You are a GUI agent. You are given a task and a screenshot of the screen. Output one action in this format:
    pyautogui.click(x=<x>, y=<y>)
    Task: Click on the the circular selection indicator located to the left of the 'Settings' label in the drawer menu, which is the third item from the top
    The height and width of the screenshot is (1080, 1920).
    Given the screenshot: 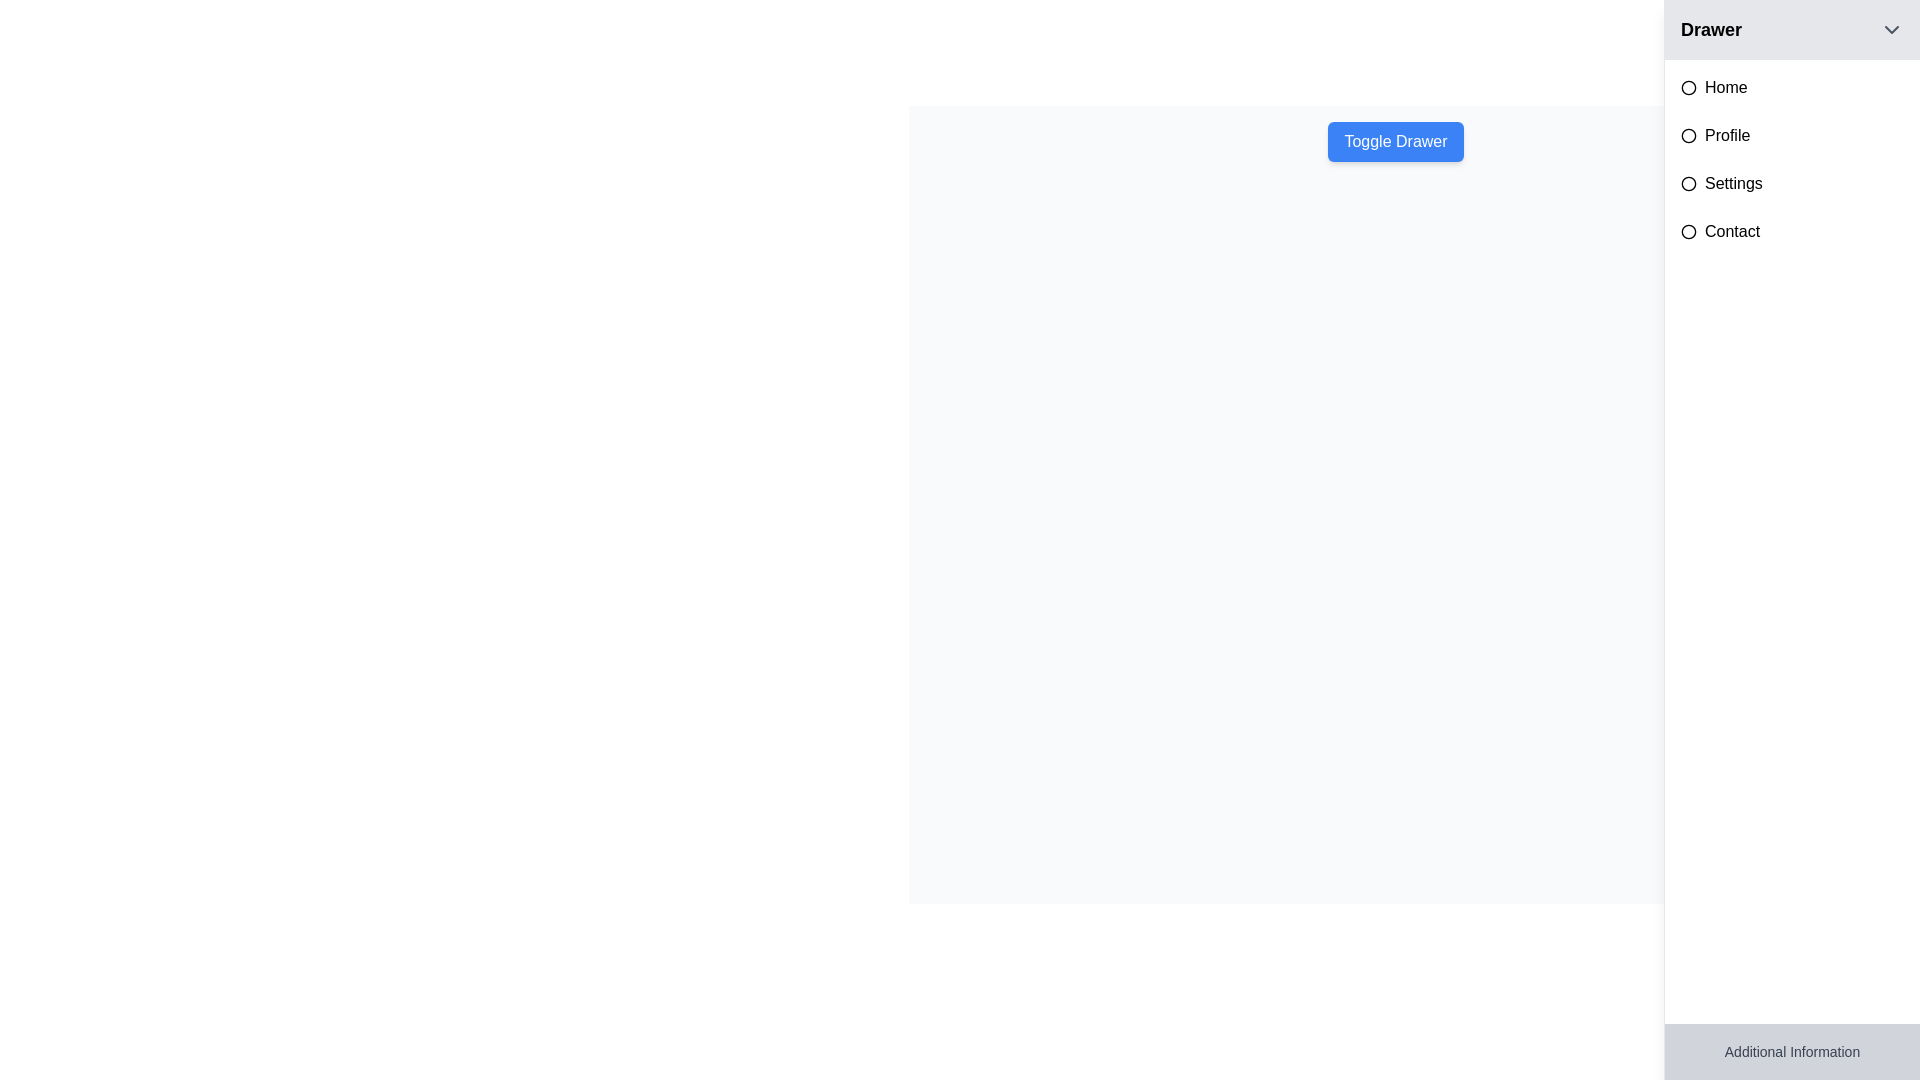 What is the action you would take?
    pyautogui.click(x=1688, y=184)
    